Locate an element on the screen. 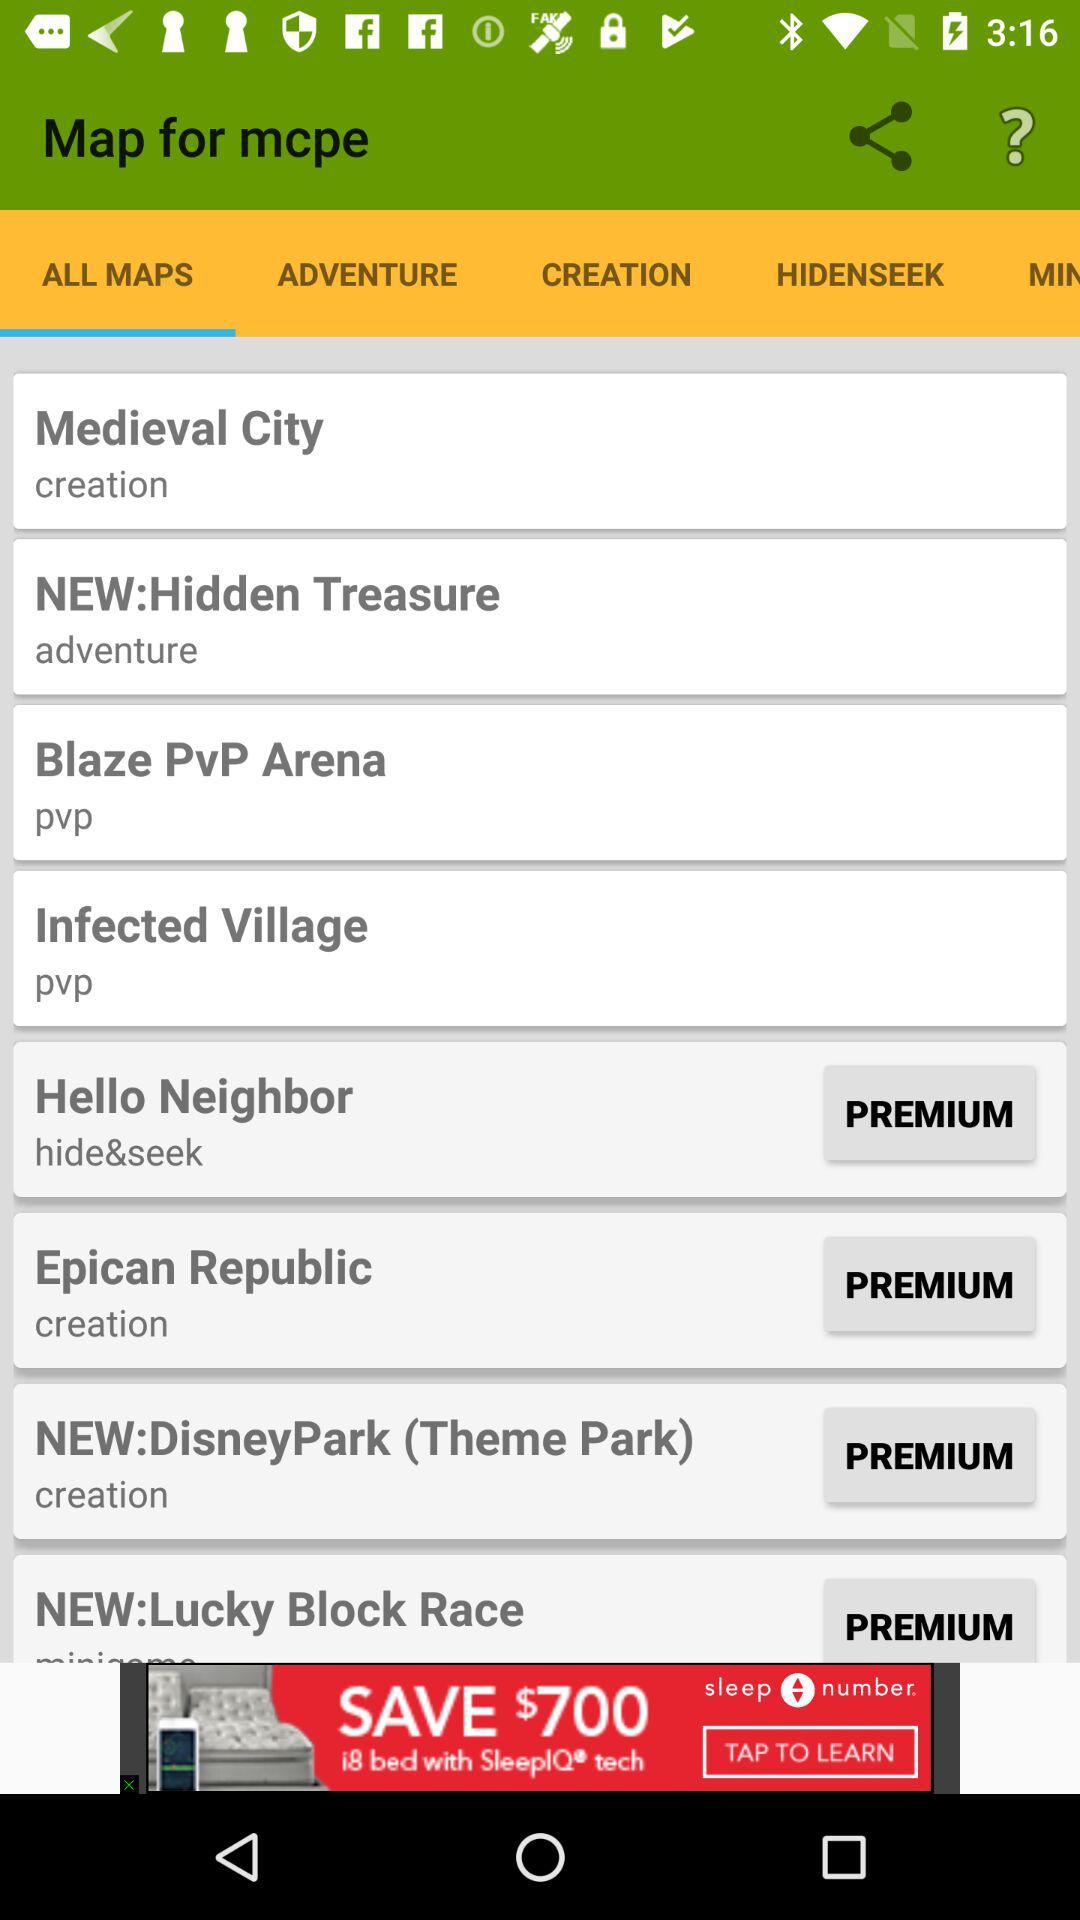 Image resolution: width=1080 pixels, height=1920 pixels. the item below hide&seek is located at coordinates (423, 1264).